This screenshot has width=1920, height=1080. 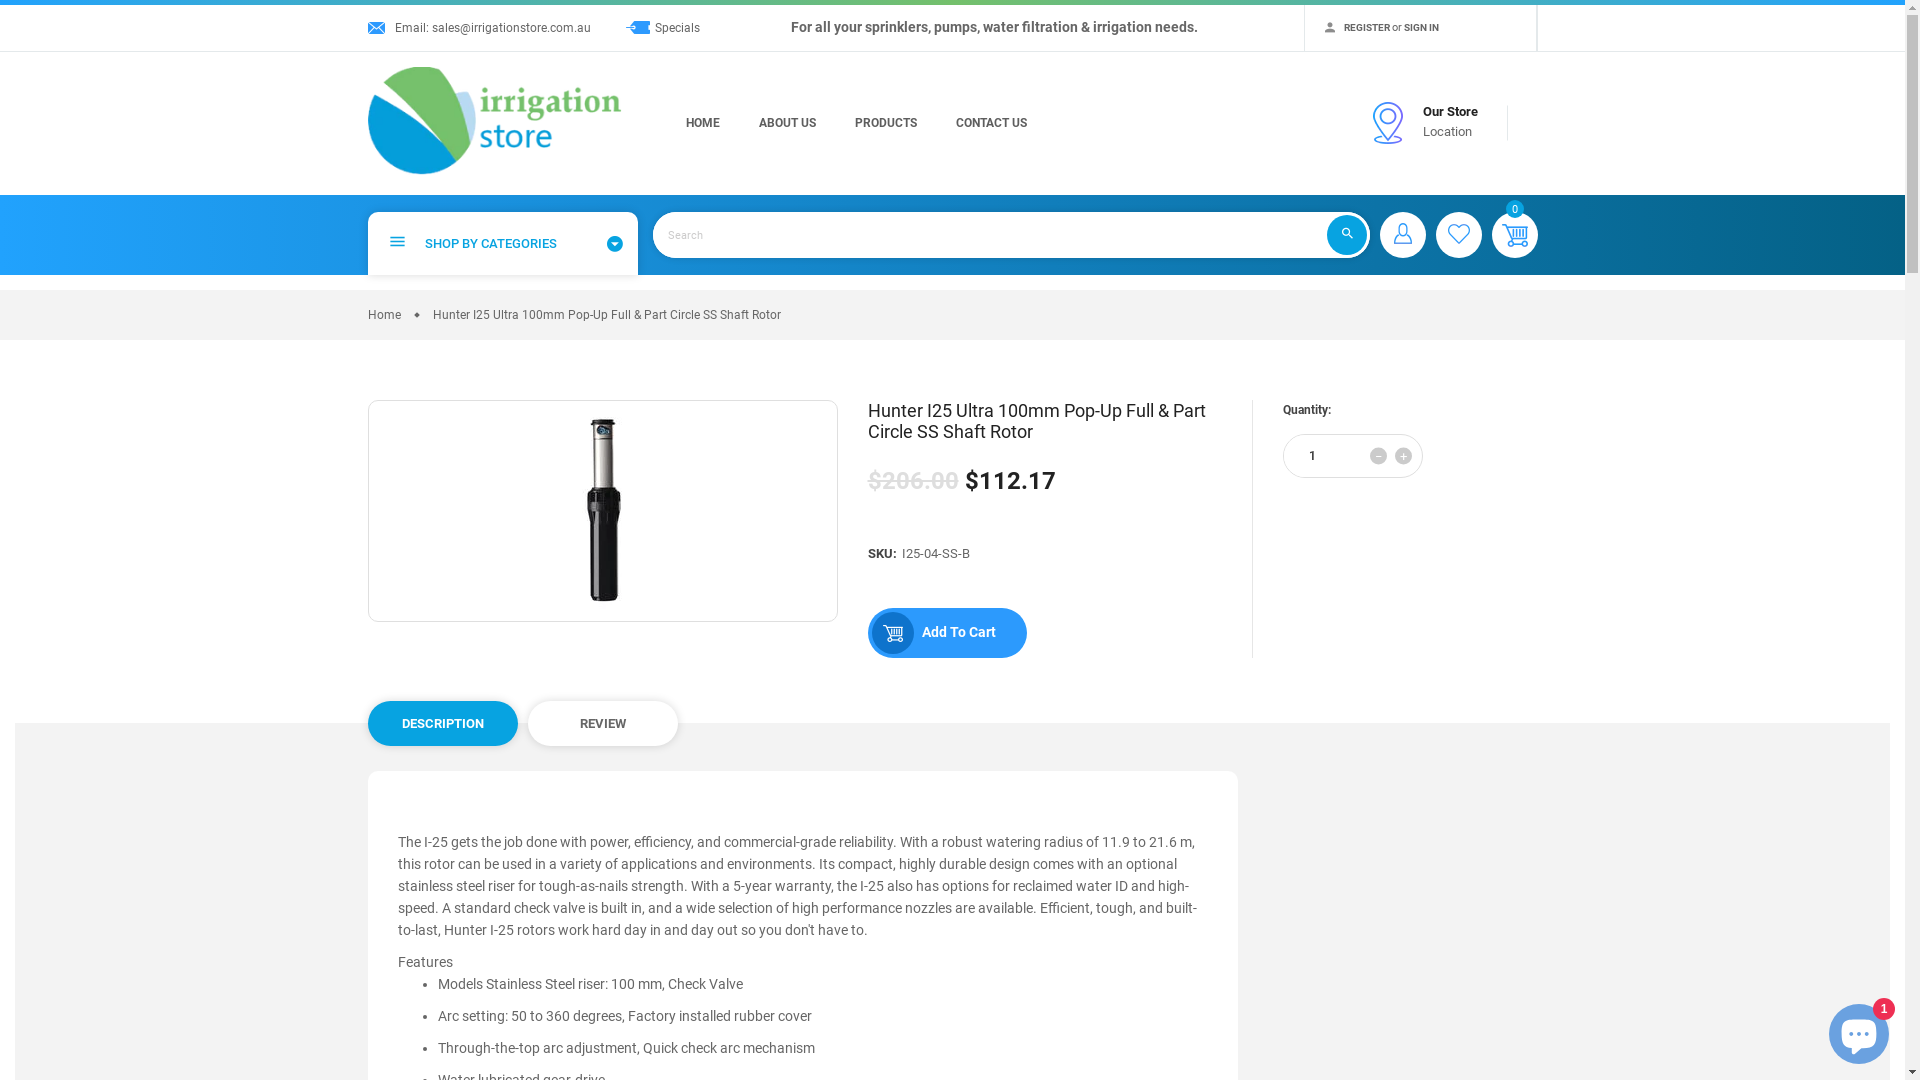 I want to click on 'HOME', so click(x=702, y=123).